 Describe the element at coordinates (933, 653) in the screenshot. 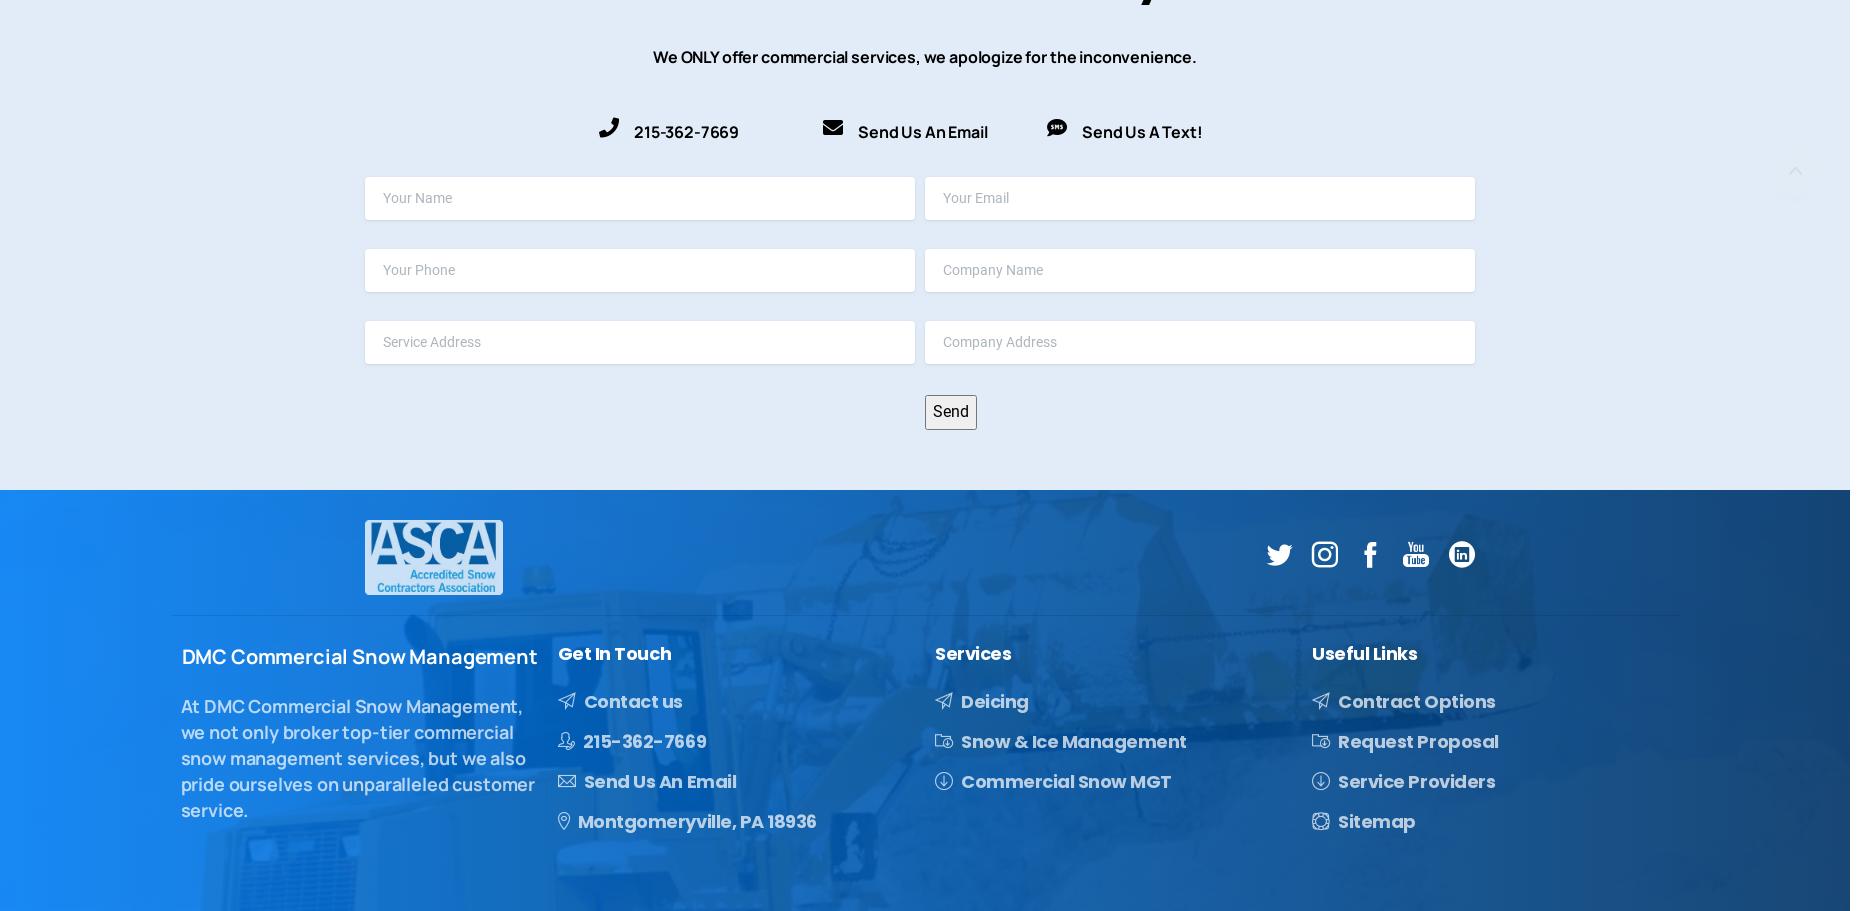

I see `'Services'` at that location.